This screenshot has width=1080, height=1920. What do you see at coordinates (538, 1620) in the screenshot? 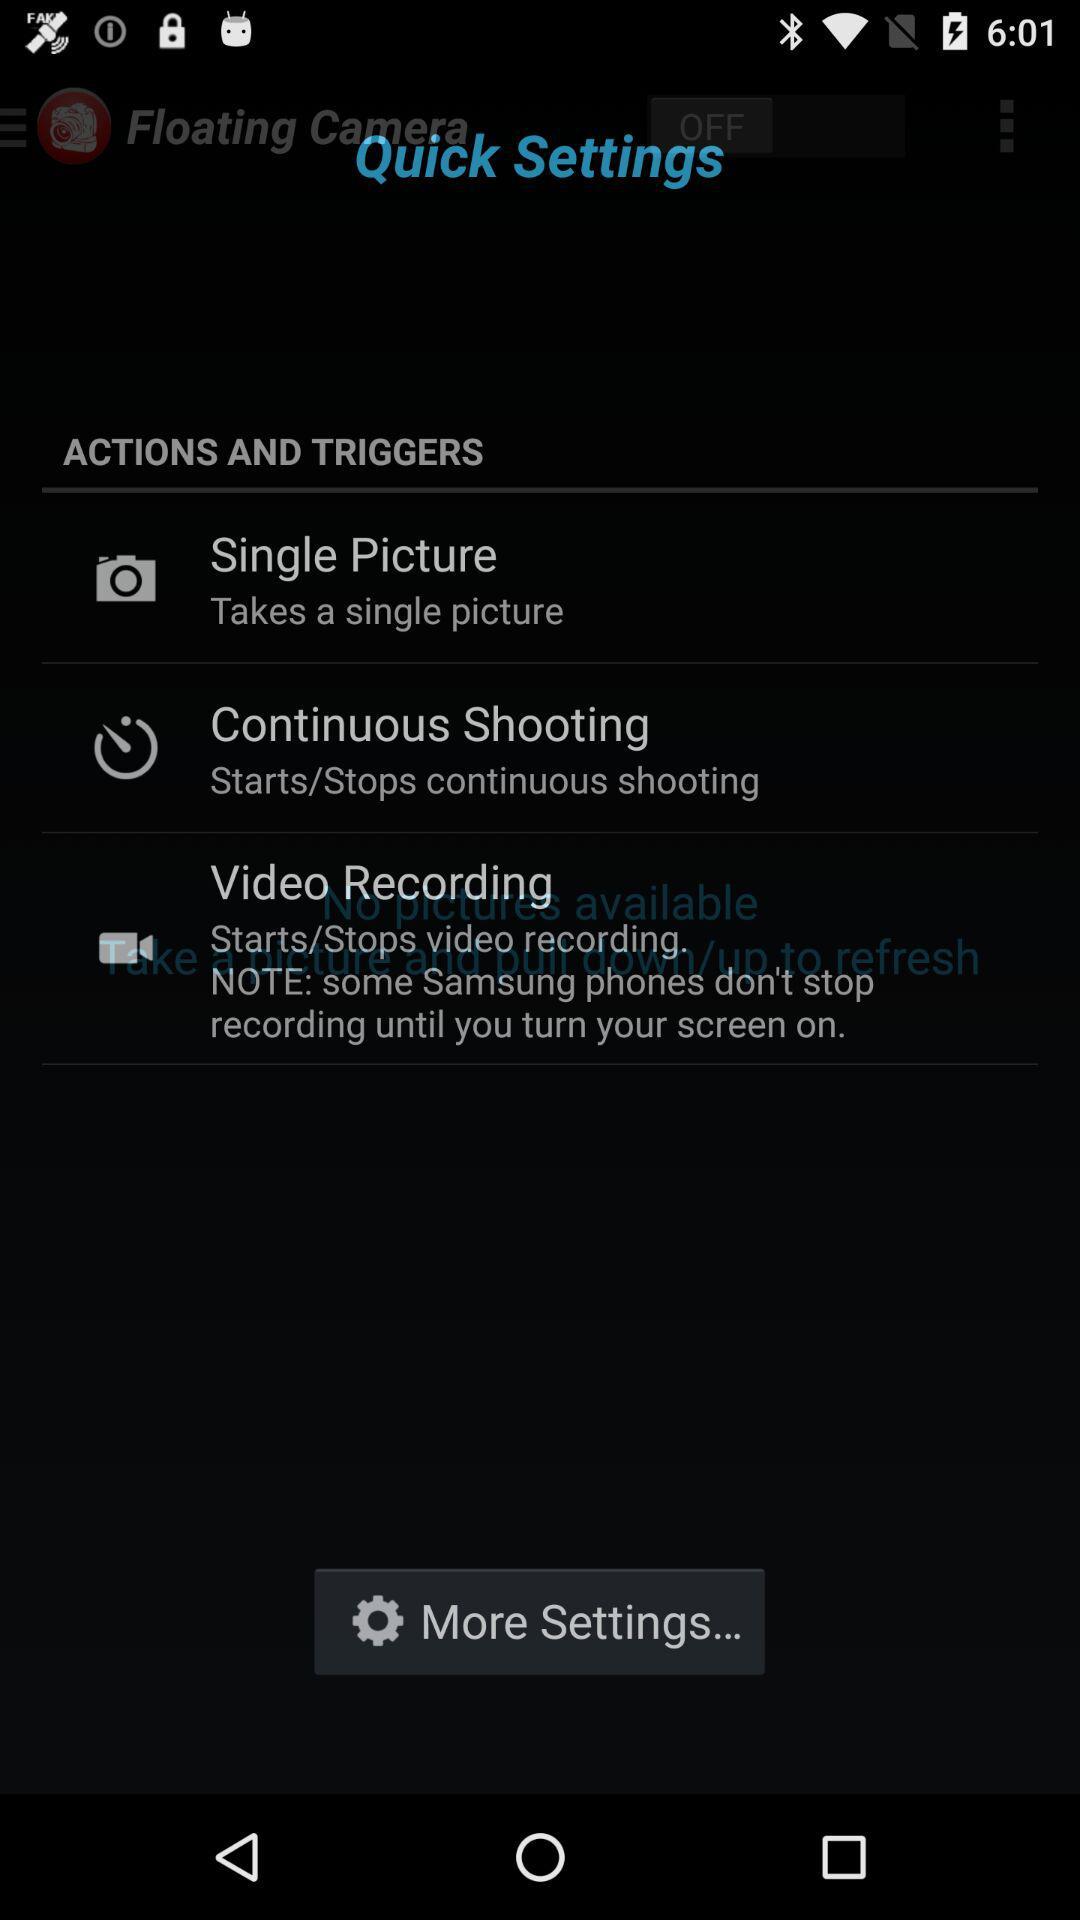
I see `the item at the bottom` at bounding box center [538, 1620].